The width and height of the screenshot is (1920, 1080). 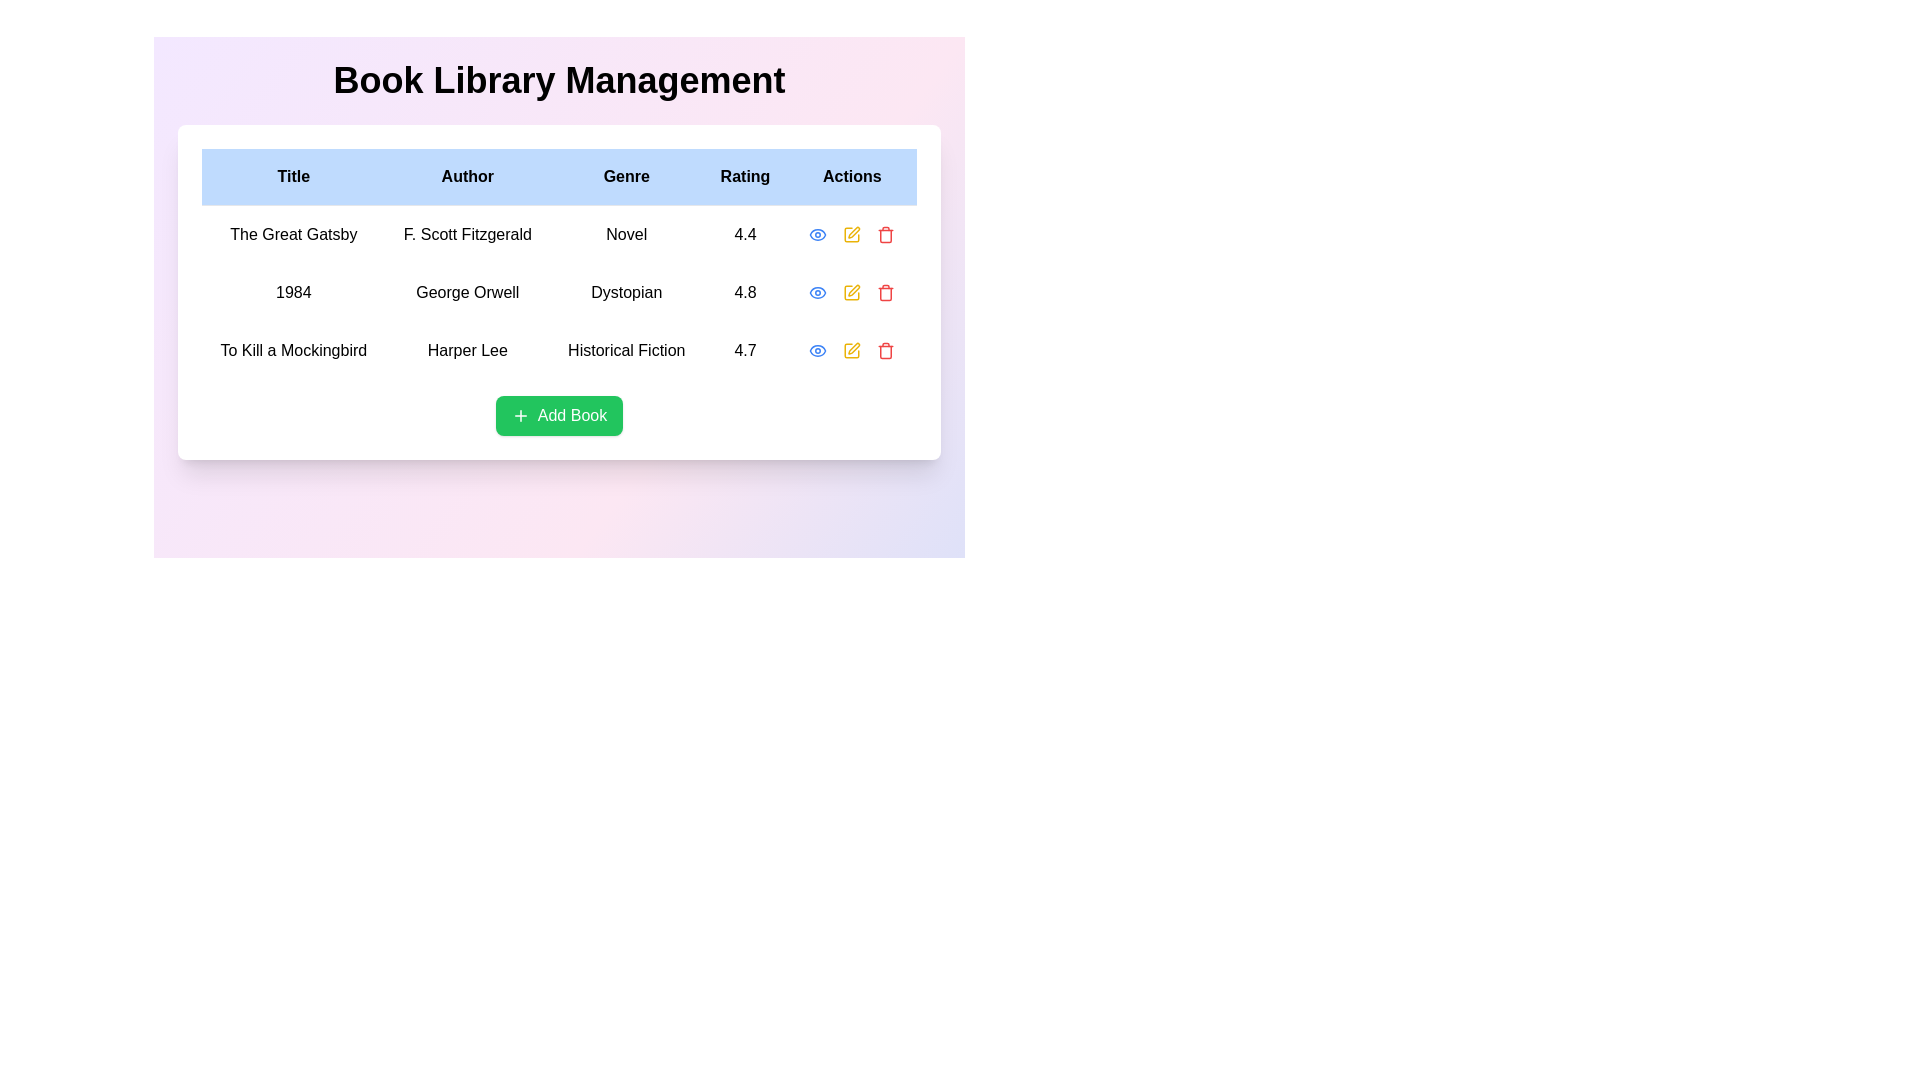 I want to click on the edit icon button located in the Action column of the first row of the book table for 'The Great Gatsby', so click(x=852, y=234).